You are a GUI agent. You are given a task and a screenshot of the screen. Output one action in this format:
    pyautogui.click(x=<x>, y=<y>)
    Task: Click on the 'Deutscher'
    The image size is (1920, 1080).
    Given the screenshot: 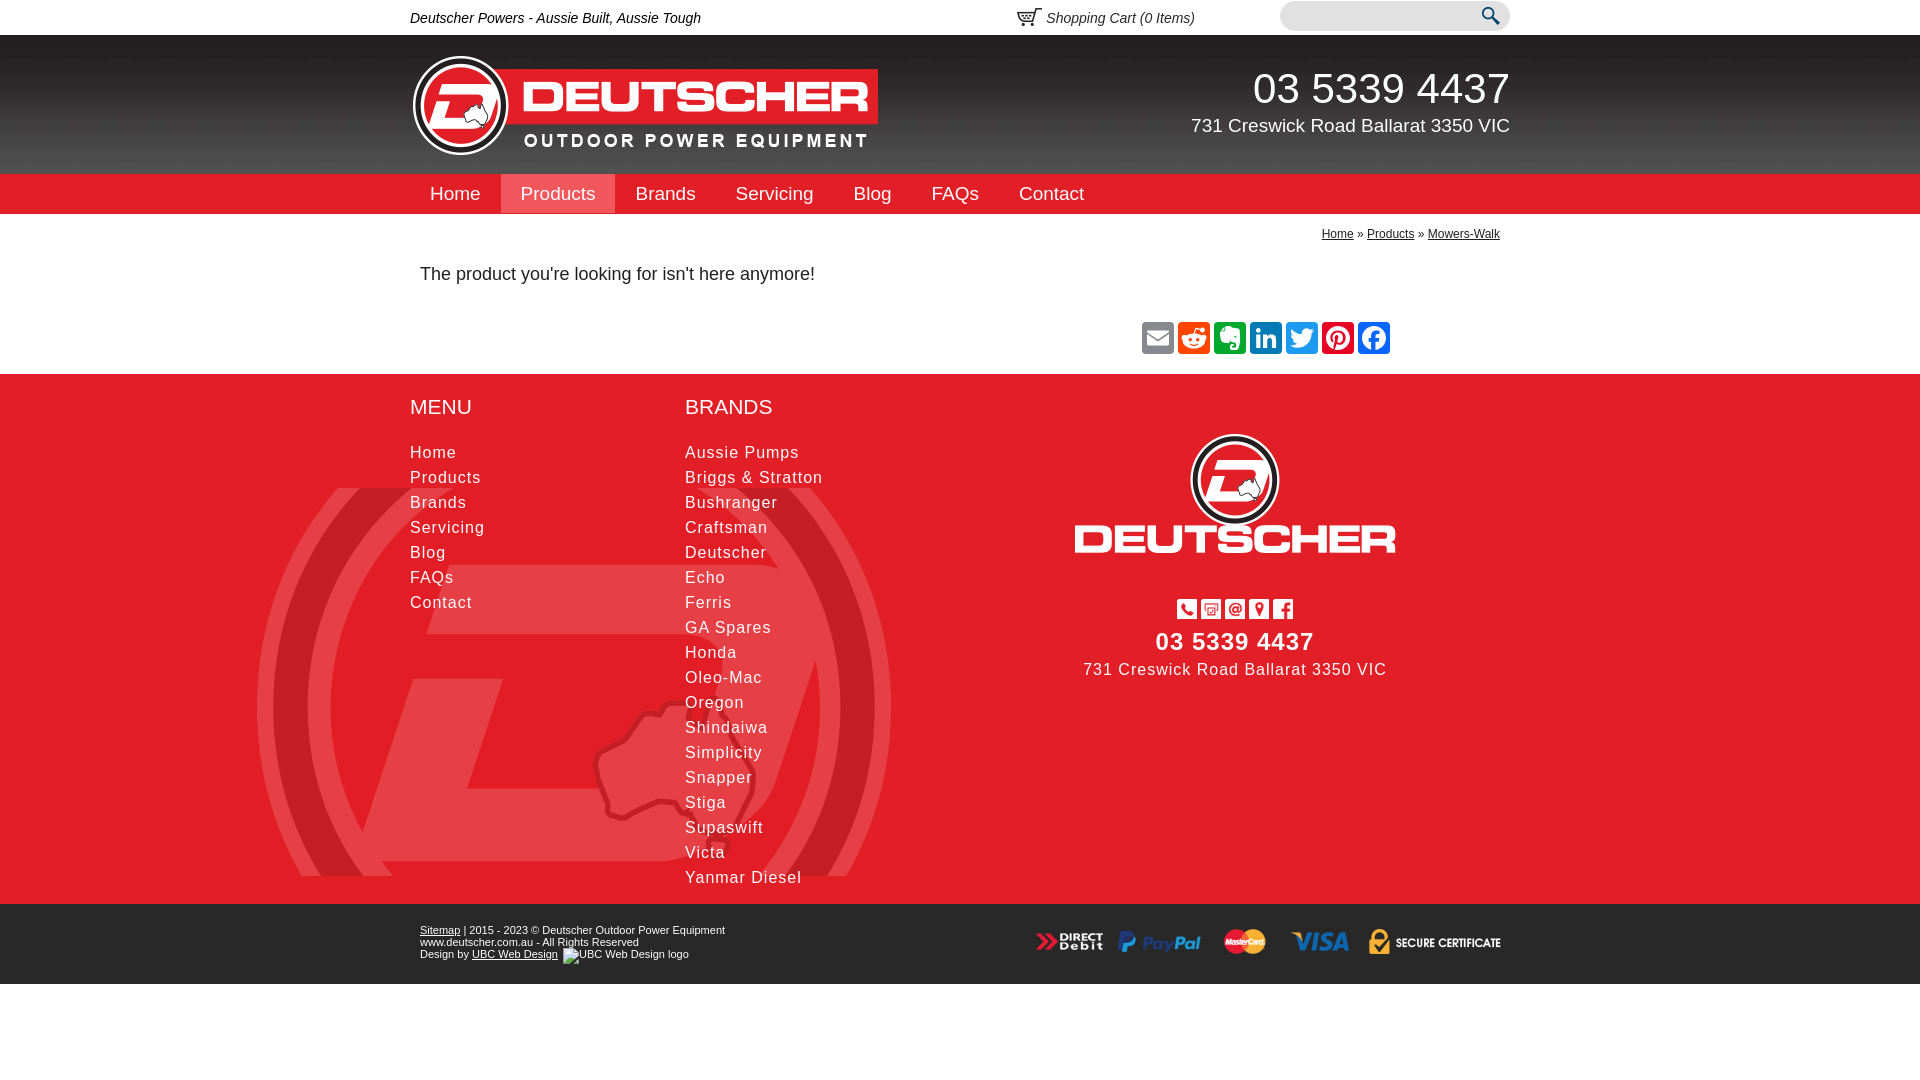 What is the action you would take?
    pyautogui.click(x=685, y=552)
    